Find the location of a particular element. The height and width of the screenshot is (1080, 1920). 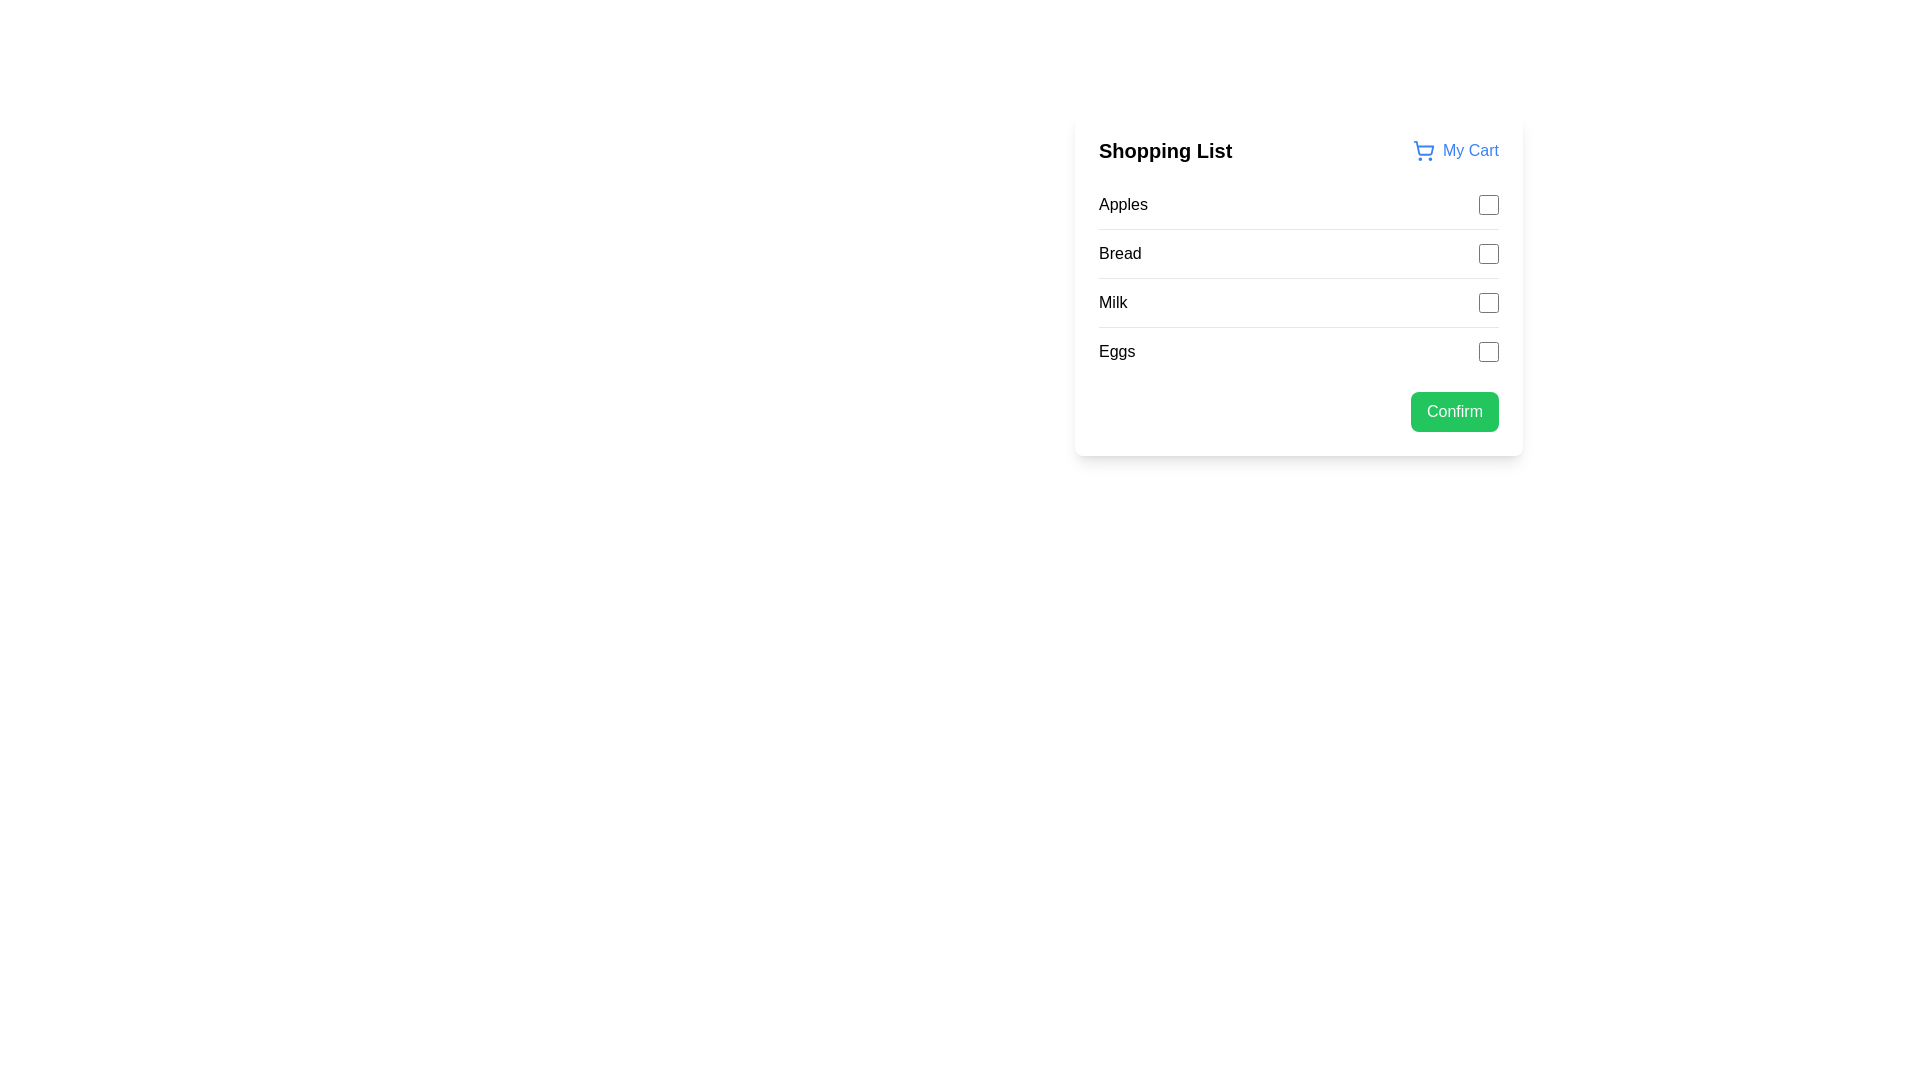

the checkbox with a blue accent border positioned to the far right of the 'Bread' label is located at coordinates (1488, 253).